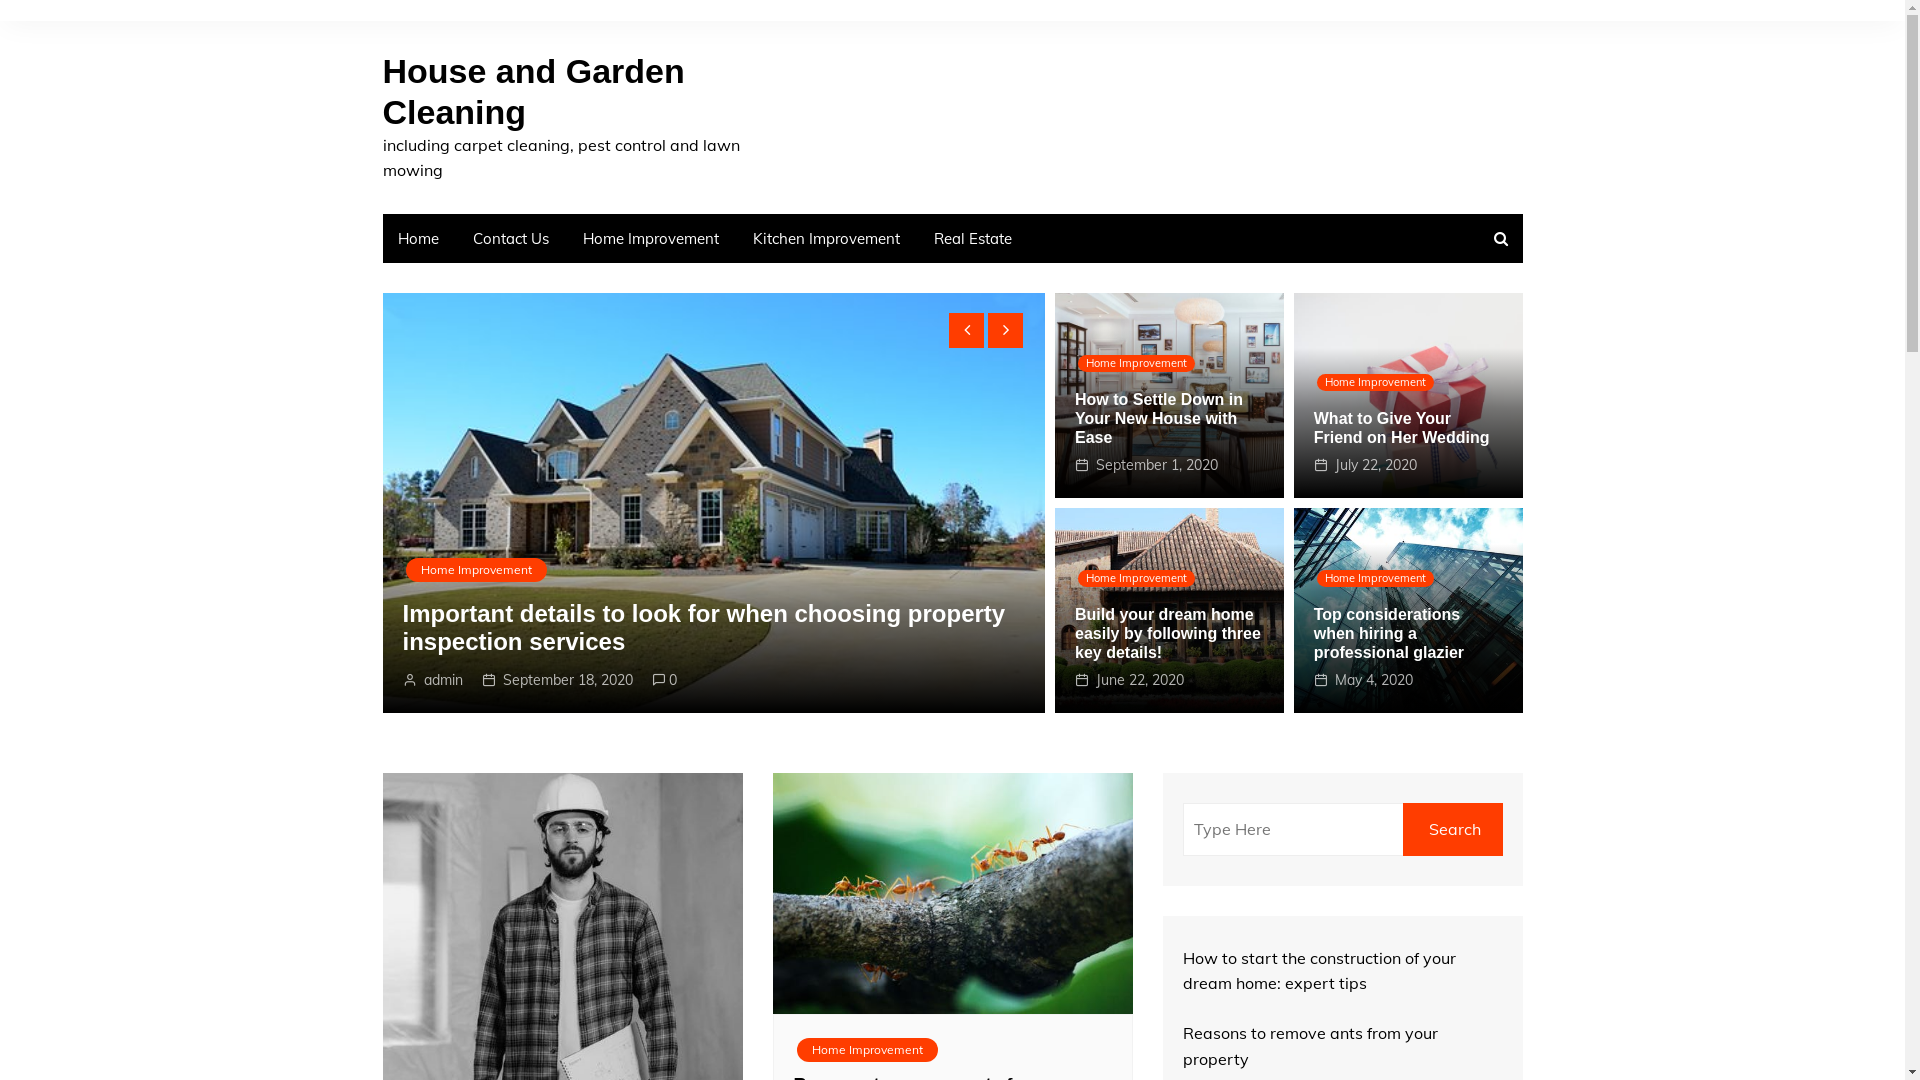 This screenshot has height=1080, width=1920. I want to click on 'Real Estate', so click(972, 237).